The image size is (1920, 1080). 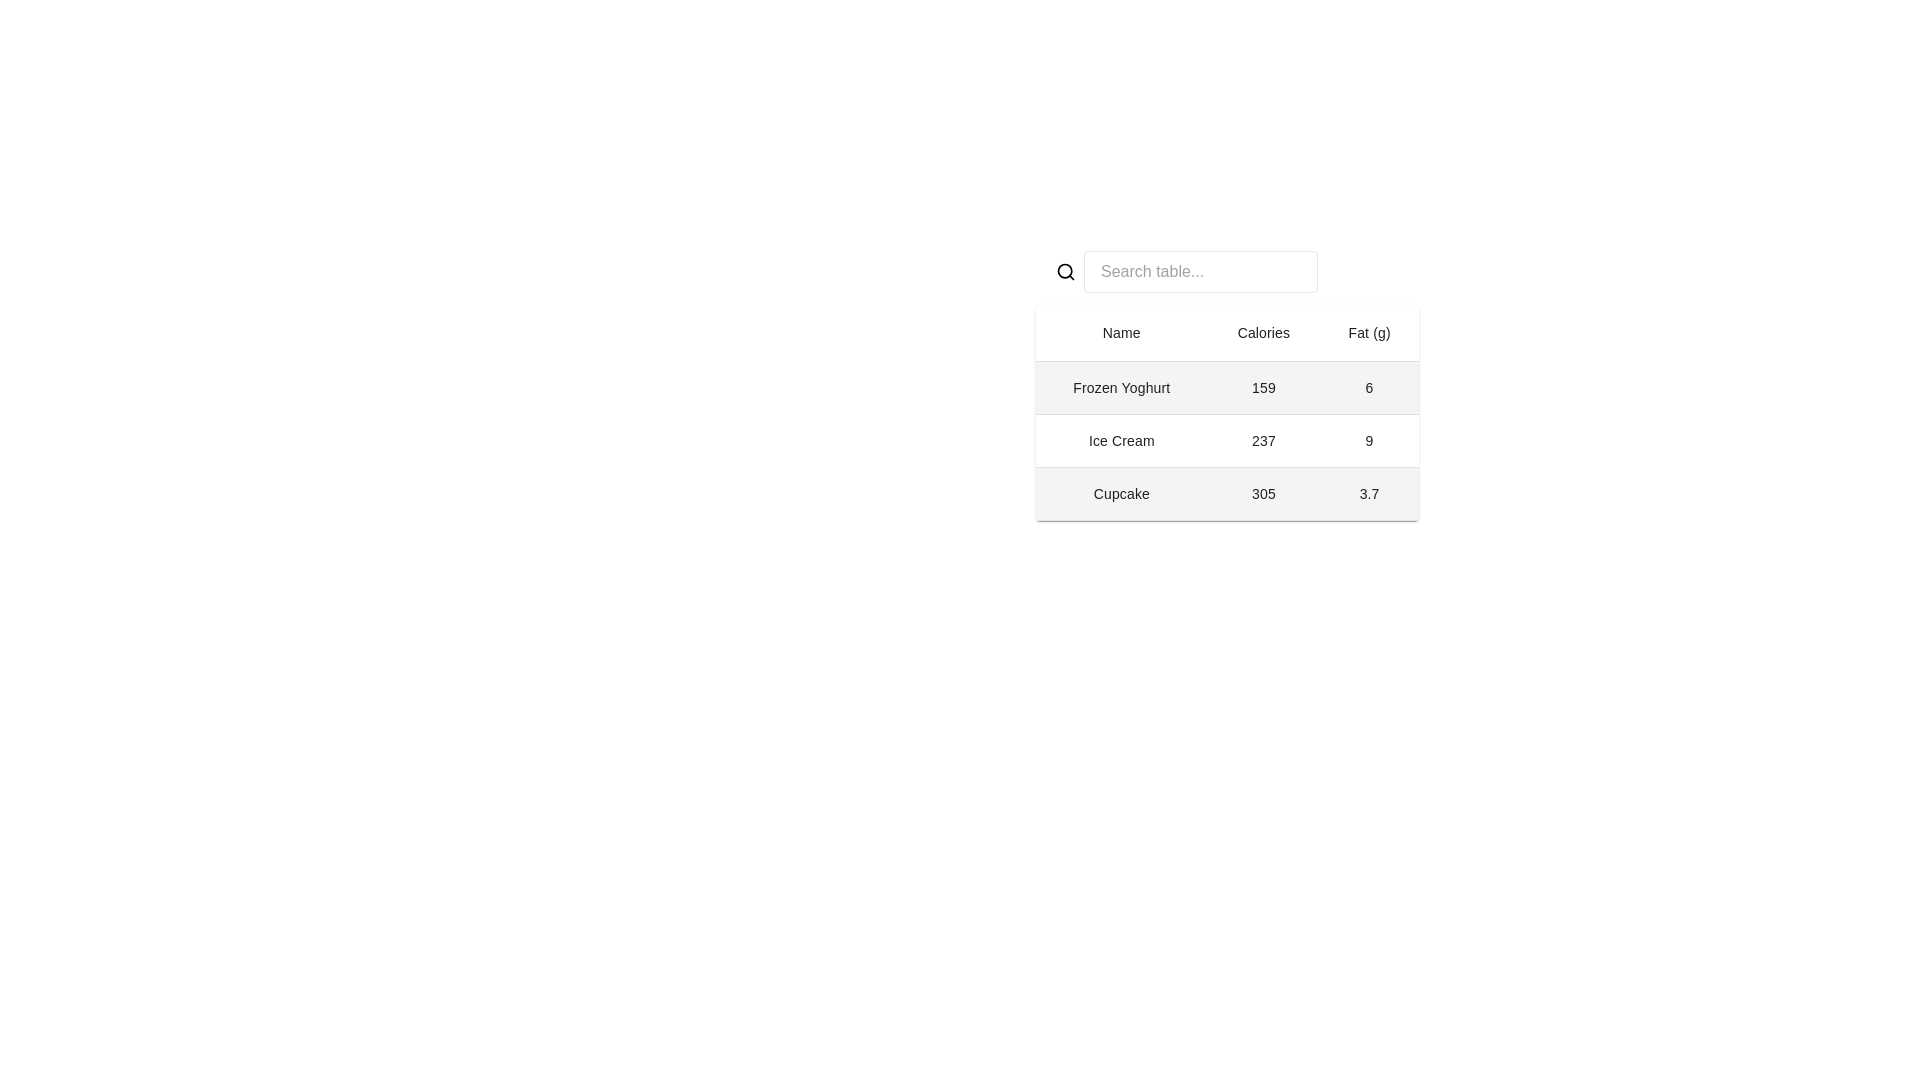 I want to click on the first cell in the table that displays the text 'Frozen Yoghurt' to possibly reveal additional information, so click(x=1121, y=388).